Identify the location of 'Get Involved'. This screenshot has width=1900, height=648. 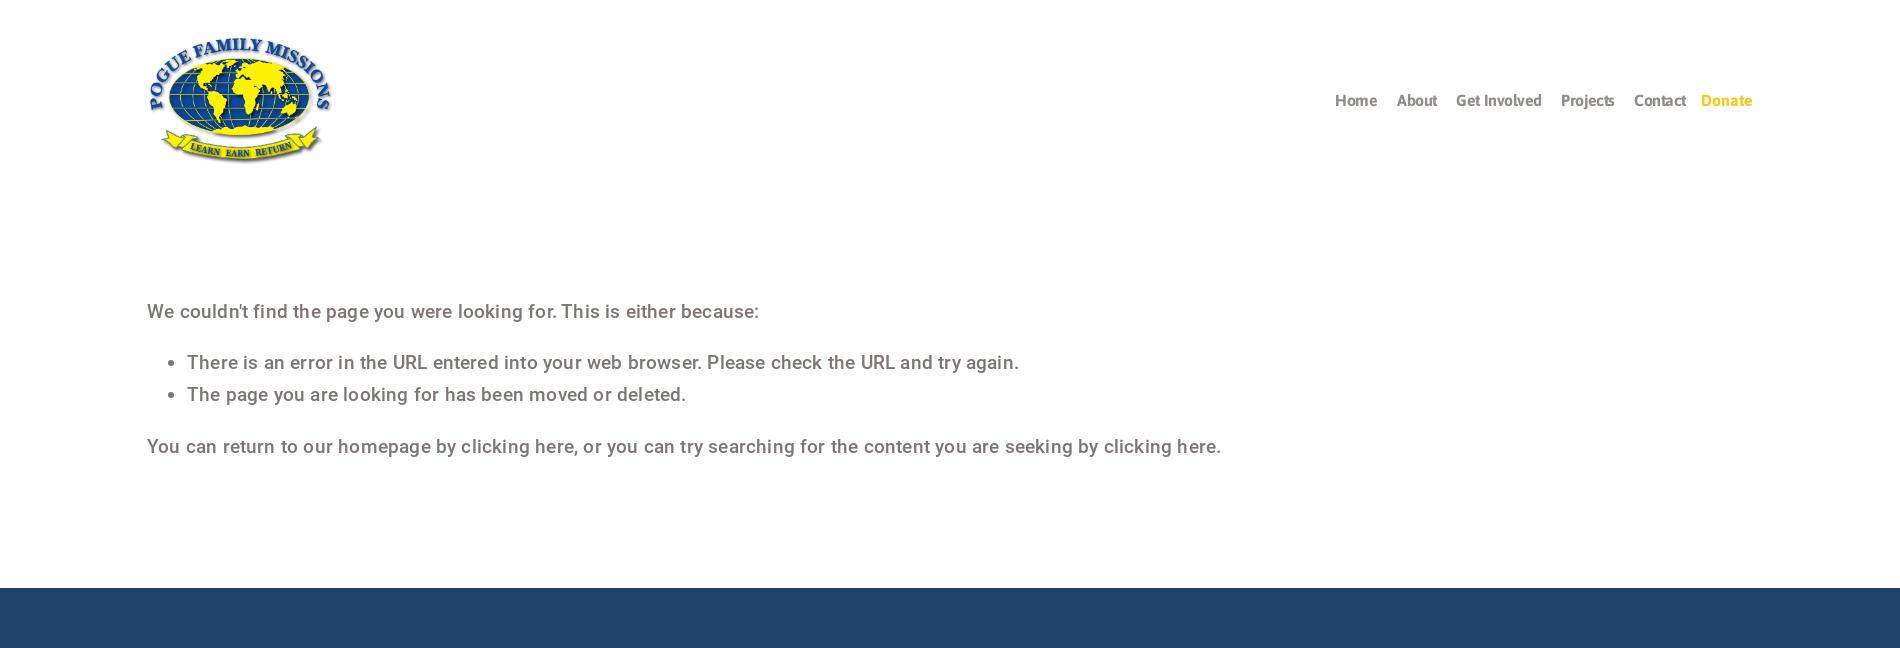
(1498, 99).